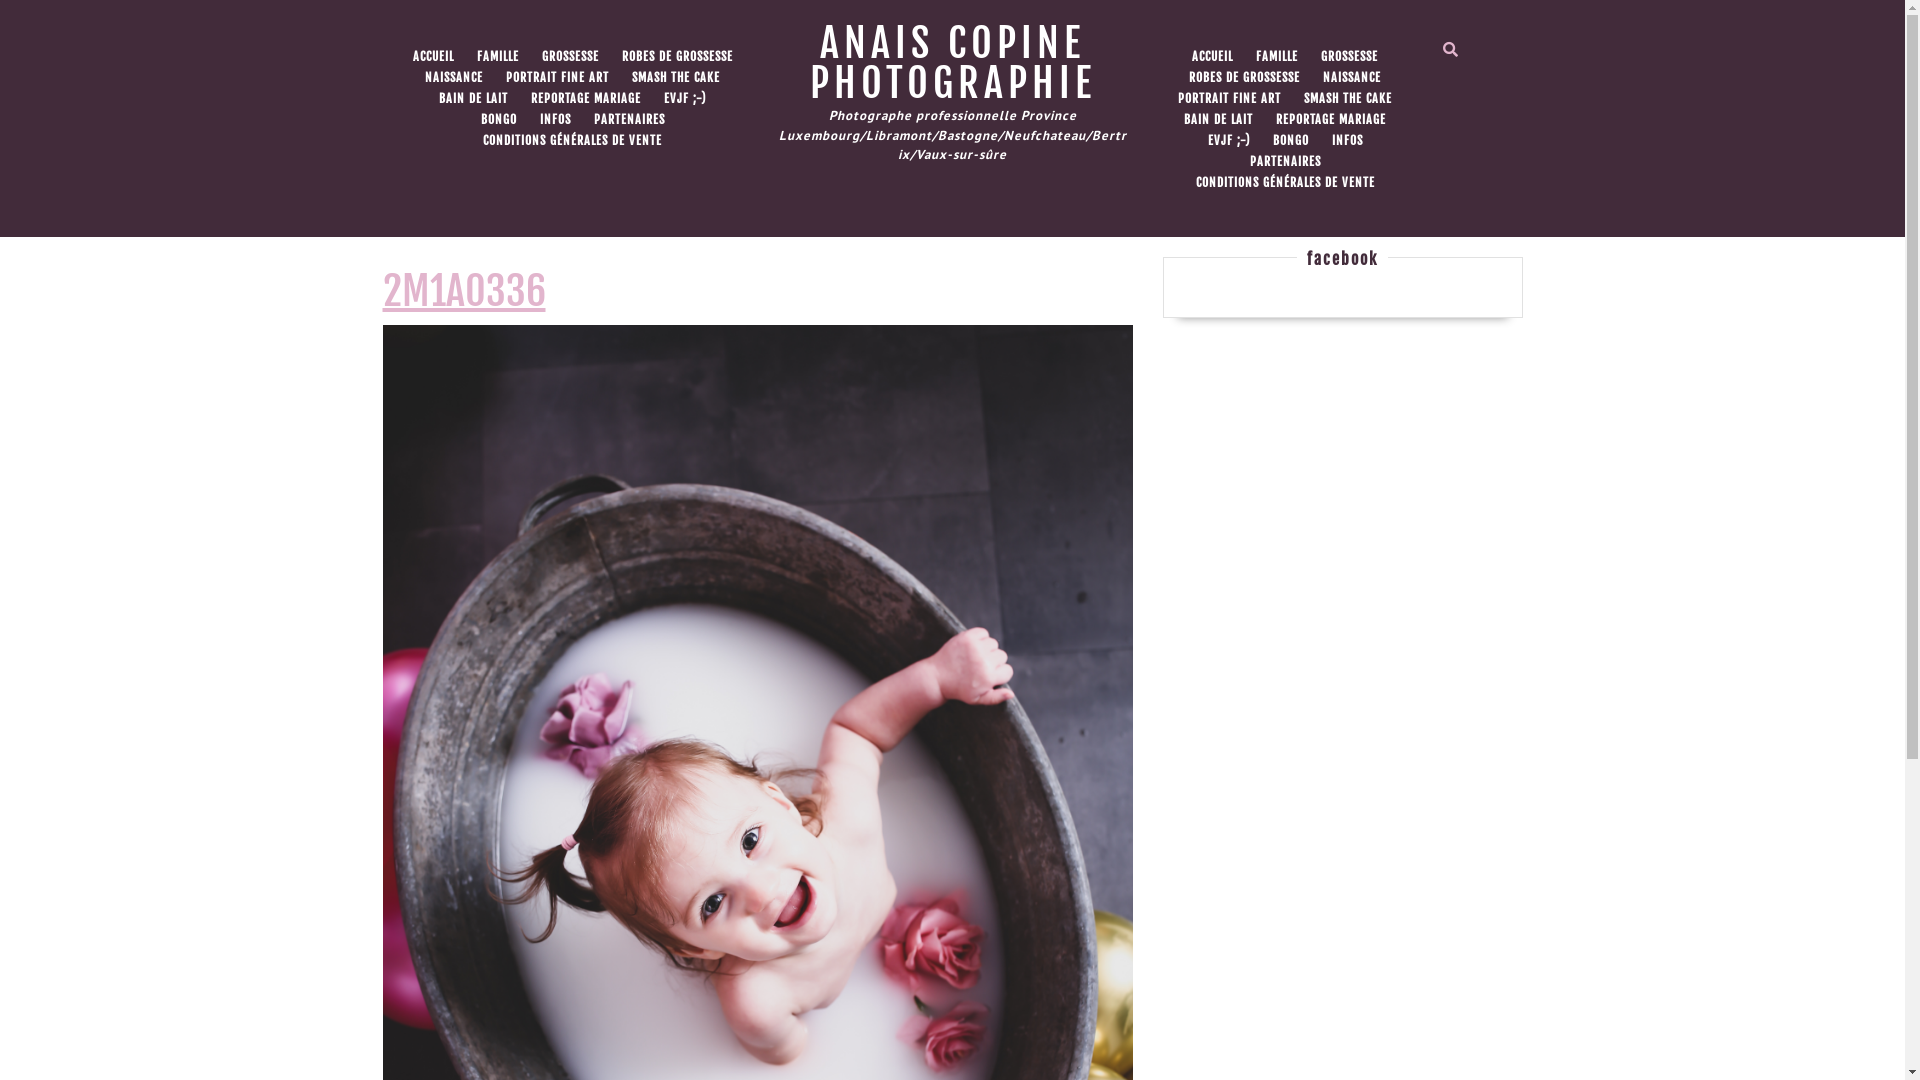  Describe the element at coordinates (685, 99) in the screenshot. I see `'EVJF ;-)'` at that location.